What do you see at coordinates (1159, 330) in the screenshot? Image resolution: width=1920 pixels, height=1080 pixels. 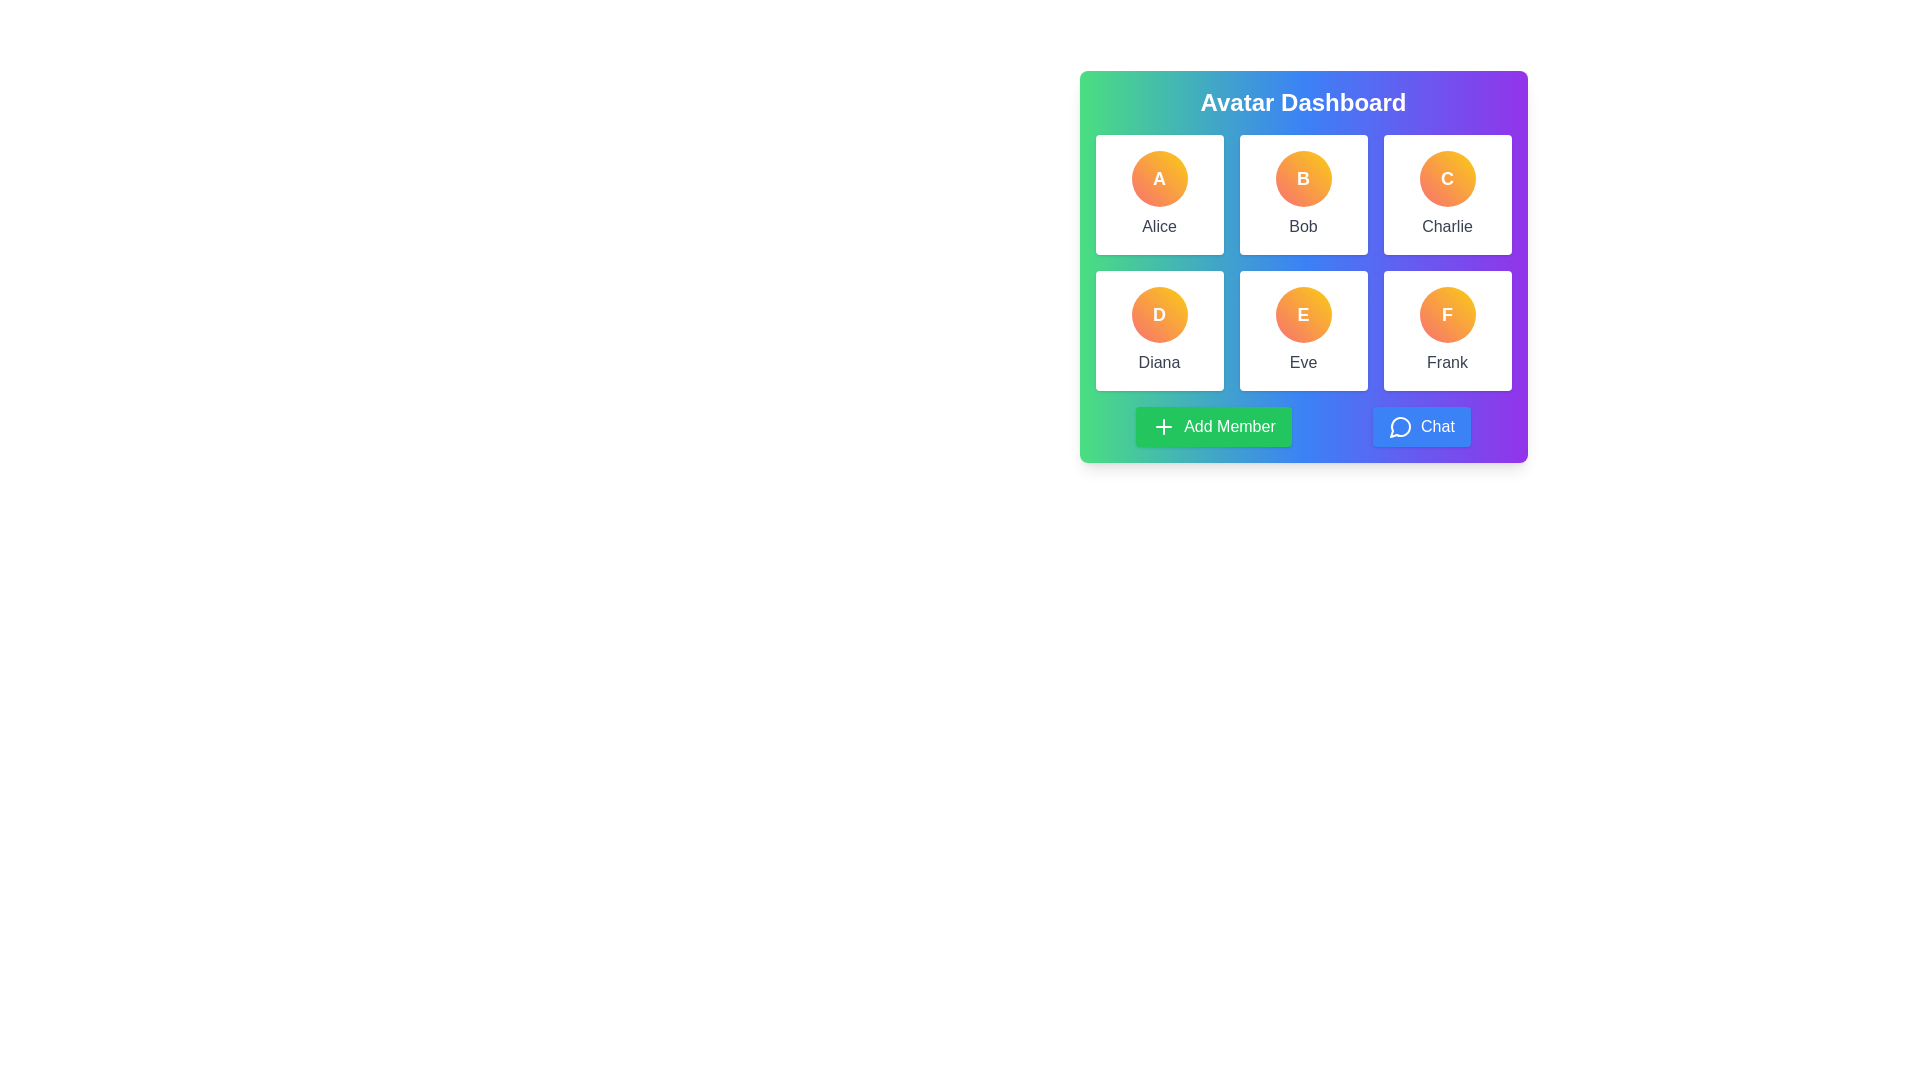 I see `the avatar in the user profile card for Diana` at bounding box center [1159, 330].